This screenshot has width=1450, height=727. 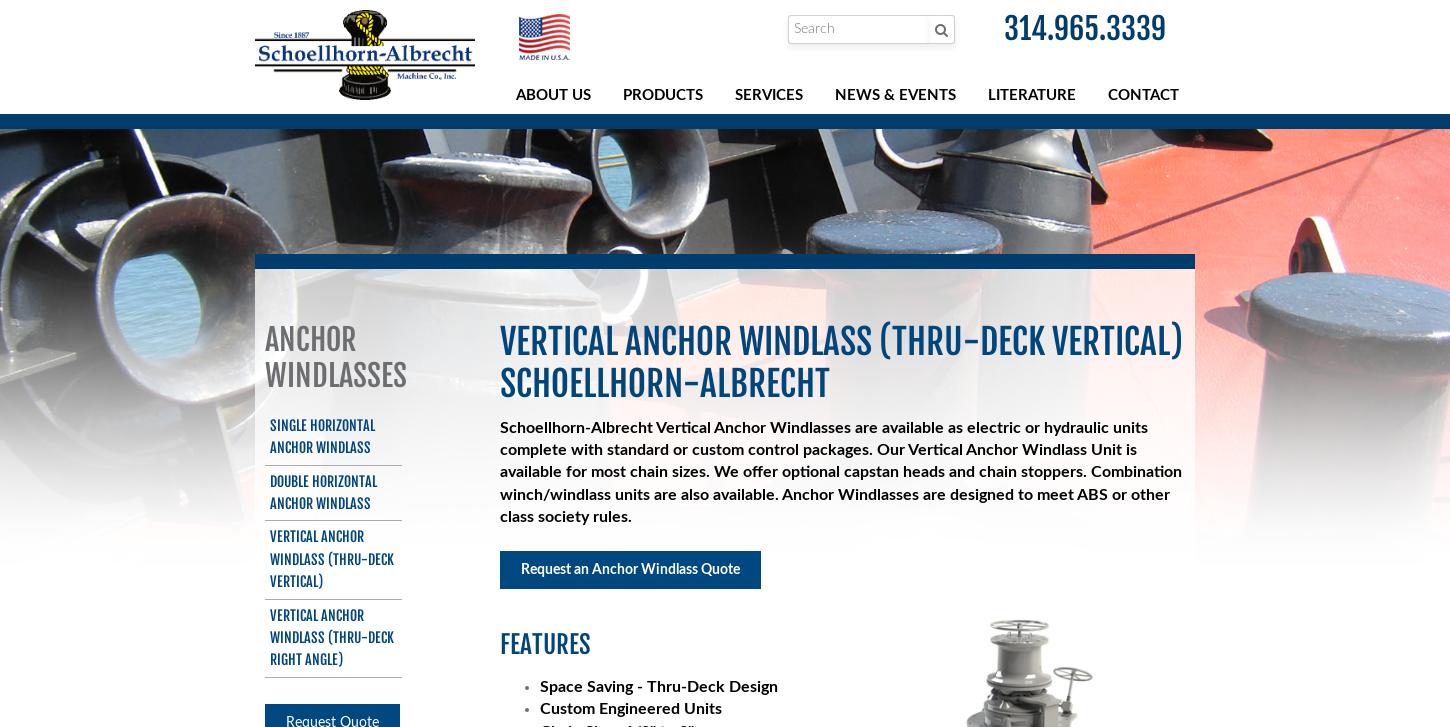 I want to click on 'Custom Engineered Units', so click(x=629, y=707).